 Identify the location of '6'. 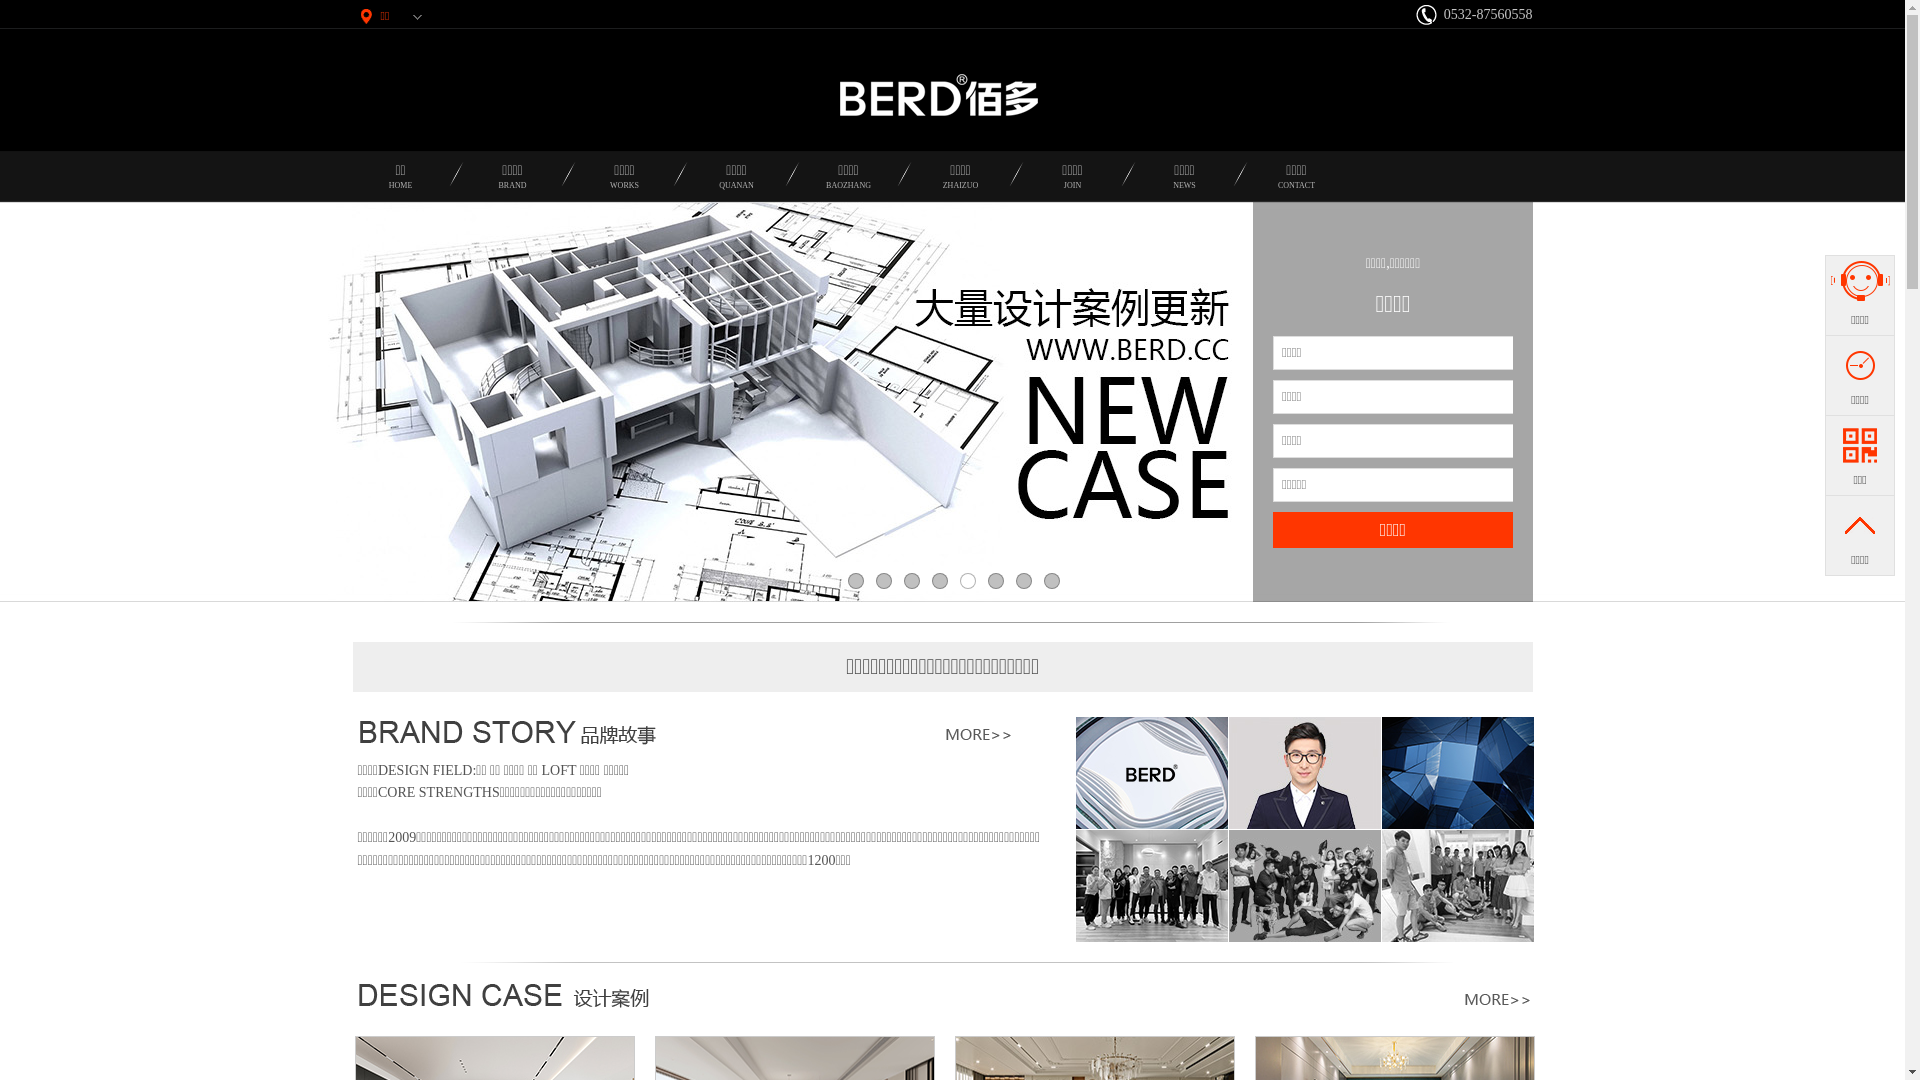
(988, 581).